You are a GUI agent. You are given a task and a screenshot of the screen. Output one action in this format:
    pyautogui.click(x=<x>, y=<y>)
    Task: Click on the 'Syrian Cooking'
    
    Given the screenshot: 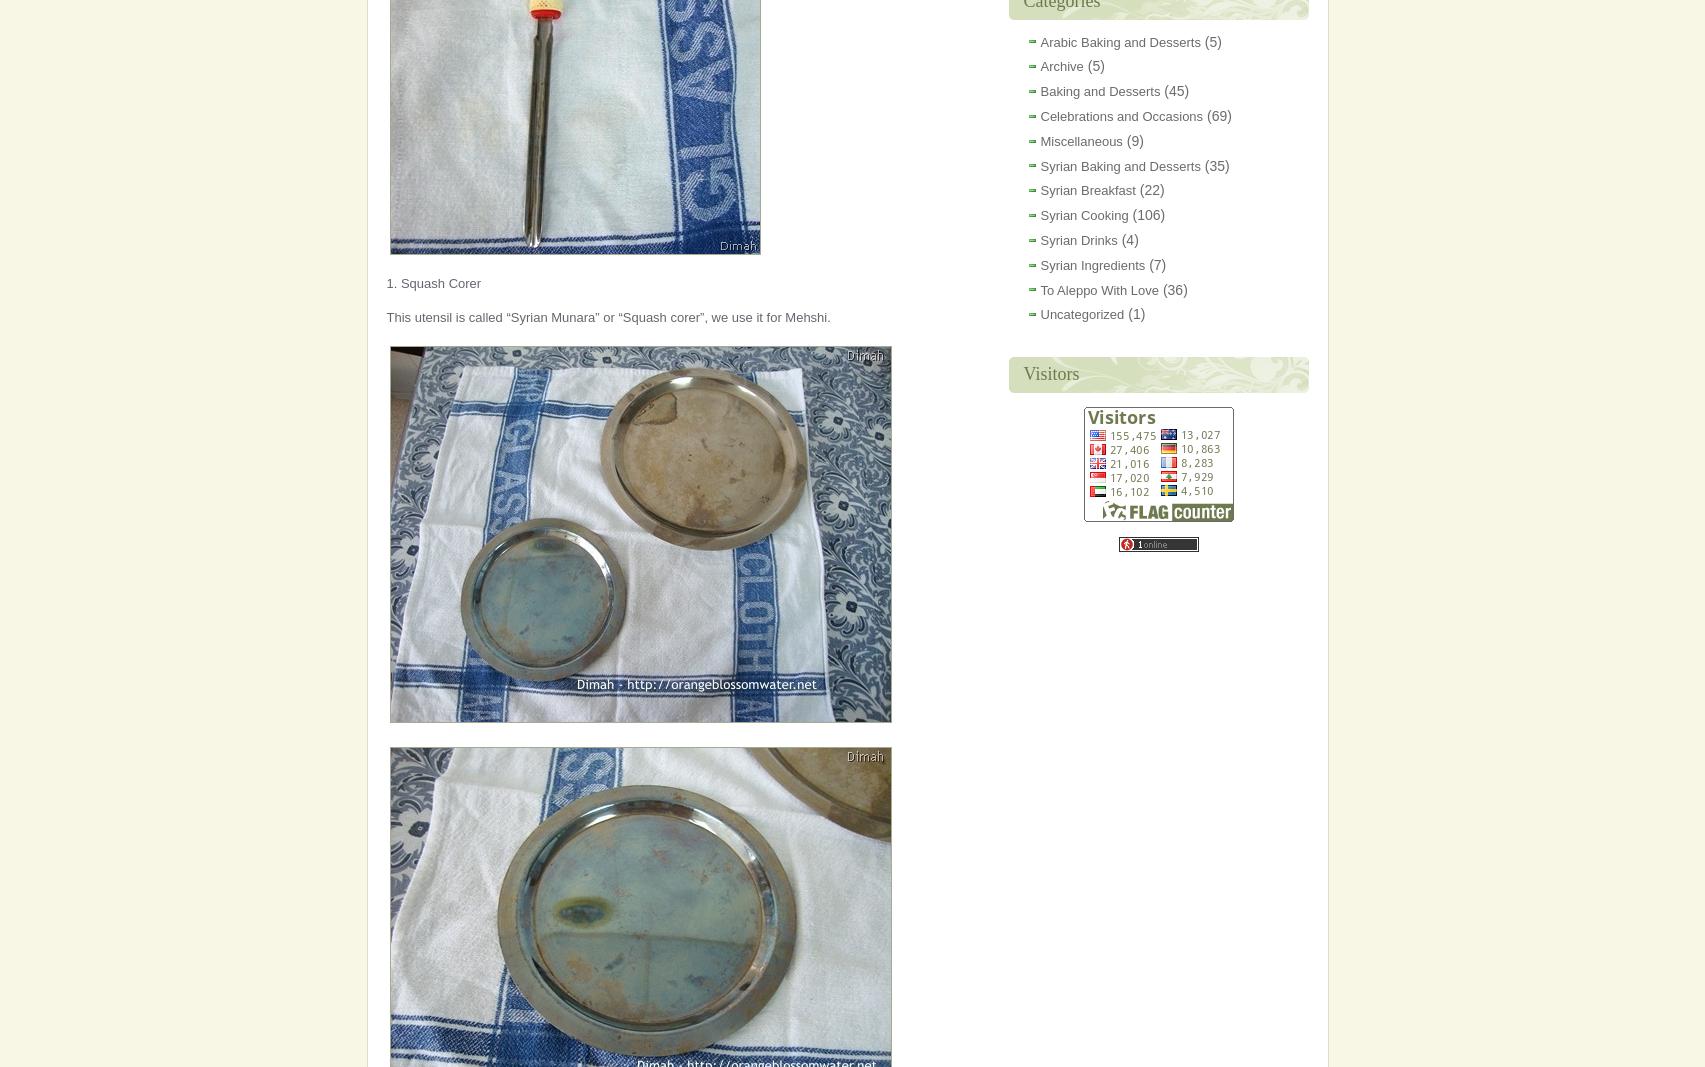 What is the action you would take?
    pyautogui.click(x=1083, y=215)
    